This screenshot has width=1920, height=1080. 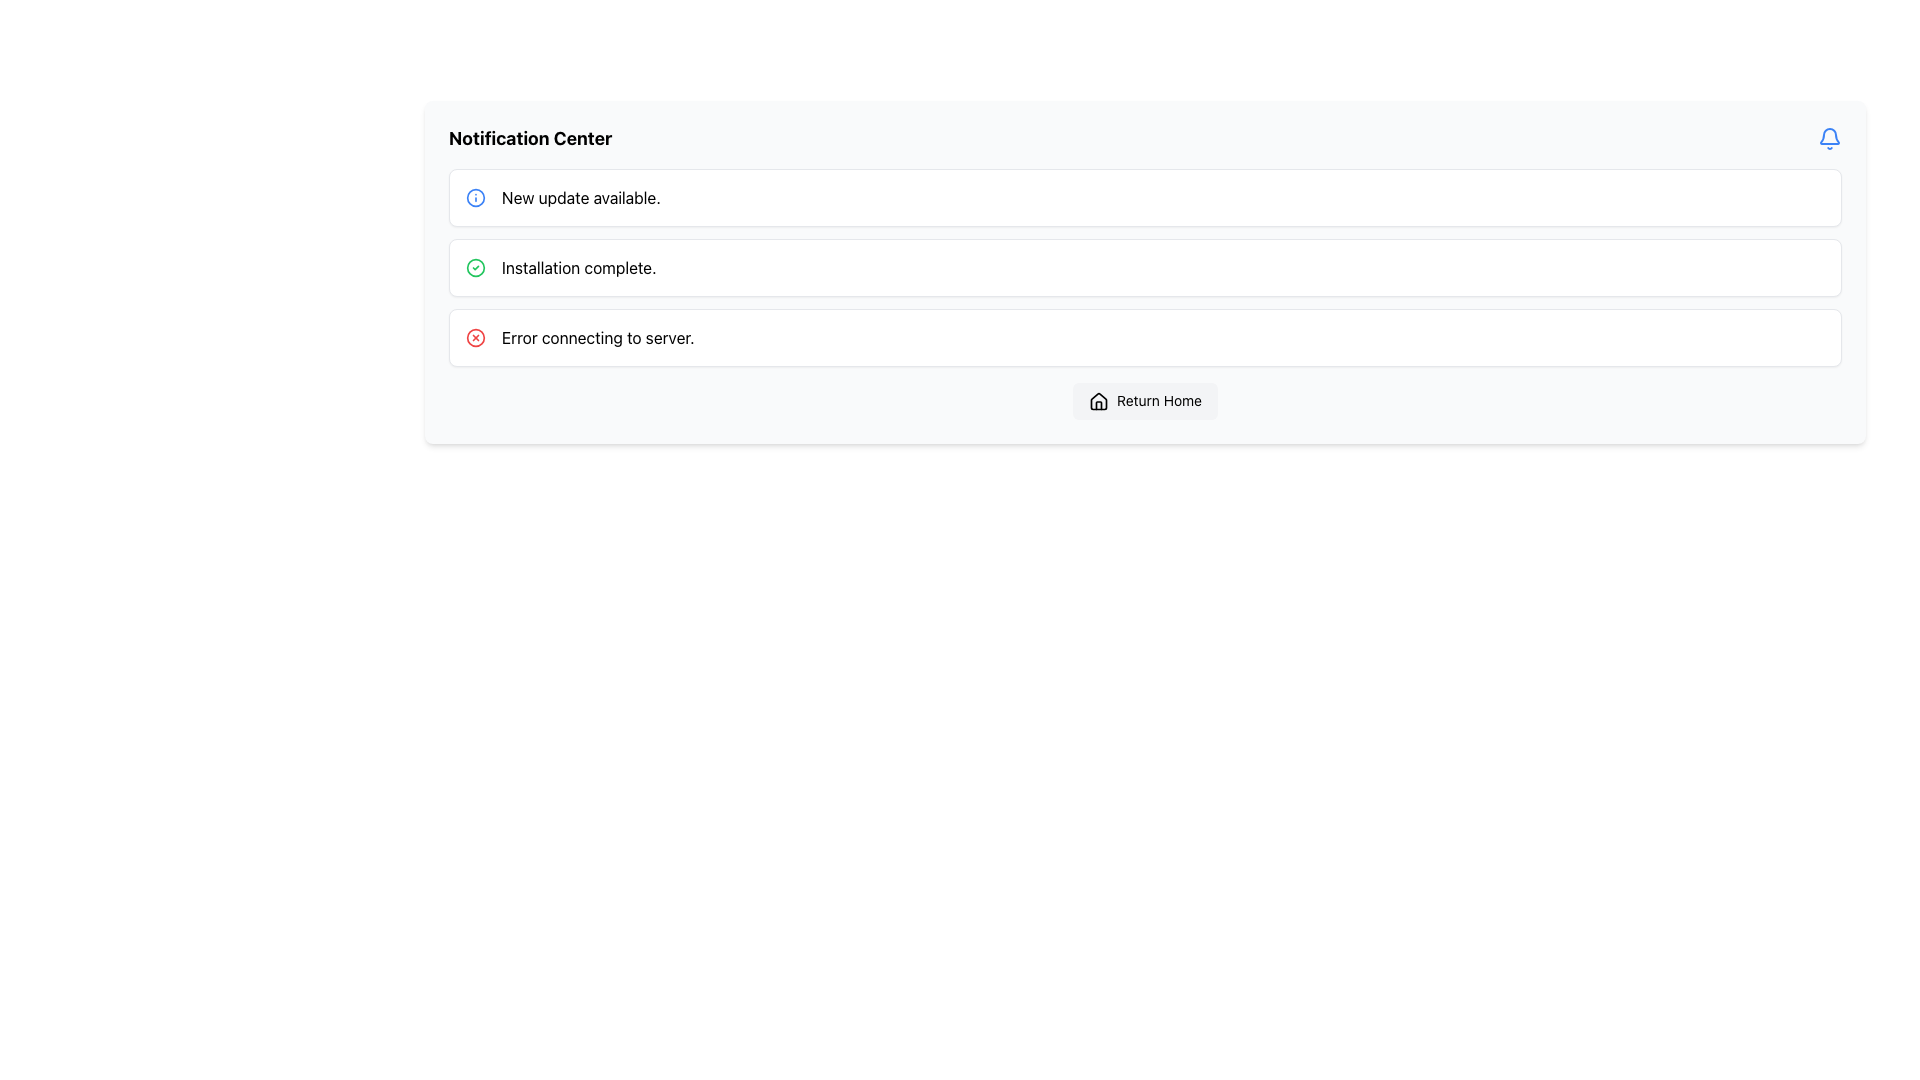 I want to click on message displayed in the text label which says 'Installation complete.' located in the second row of notifications, below 'New update available.' and above 'Error connecting to server.', so click(x=578, y=266).